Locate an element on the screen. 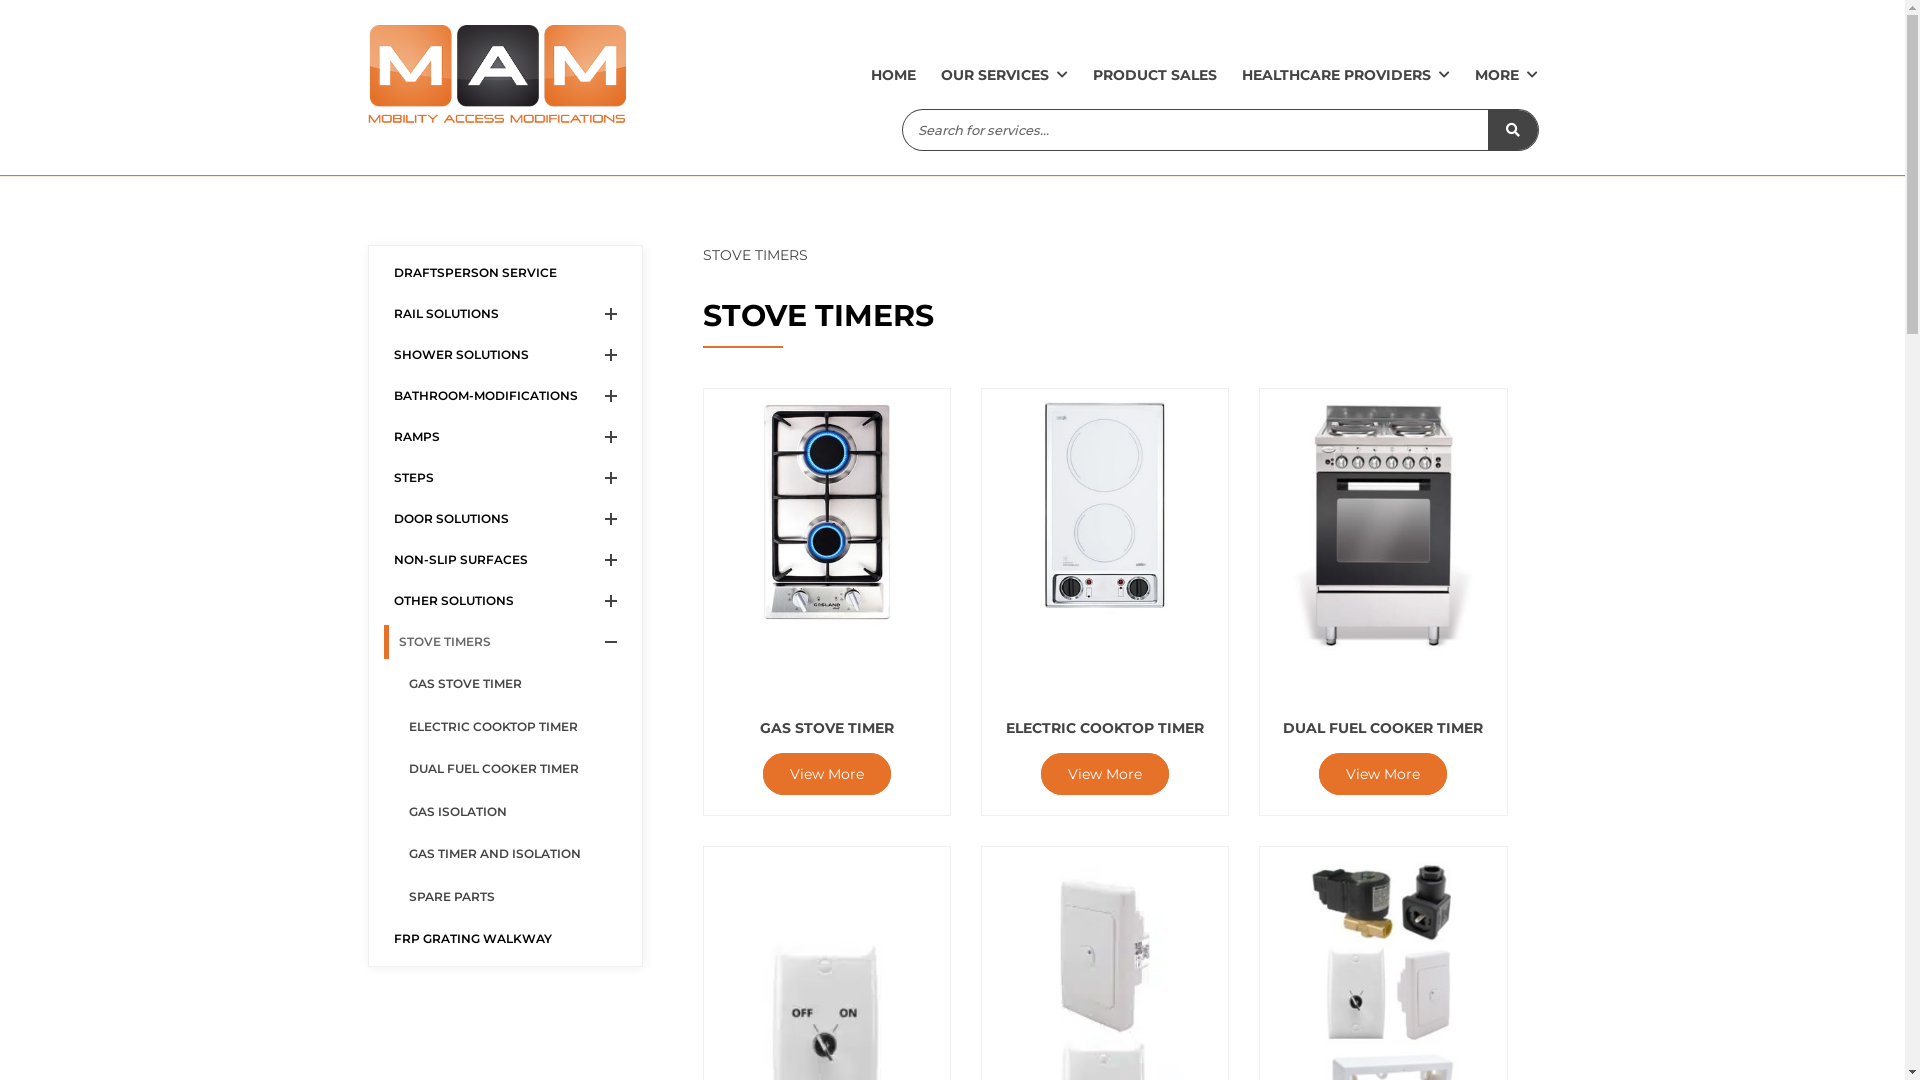  'View More' is located at coordinates (1381, 773).